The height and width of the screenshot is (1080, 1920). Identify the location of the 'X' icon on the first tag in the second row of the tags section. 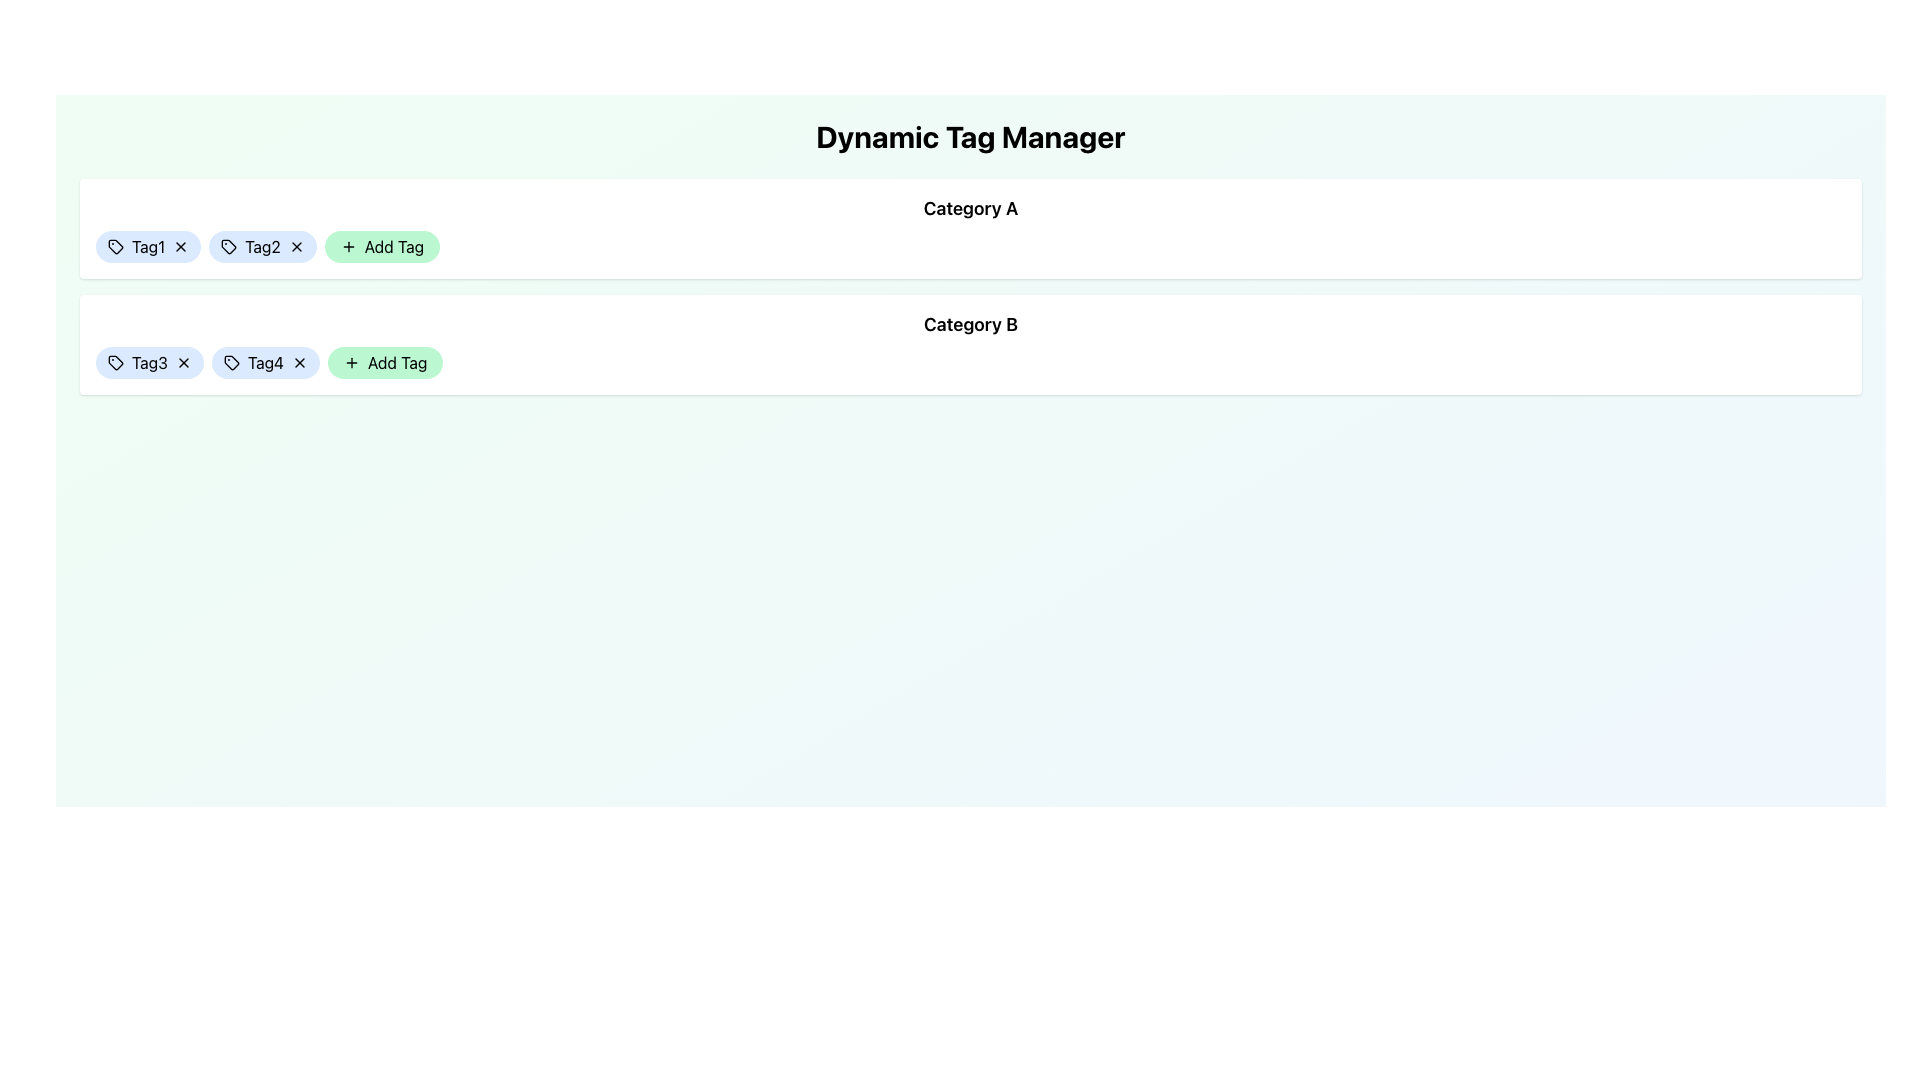
(148, 362).